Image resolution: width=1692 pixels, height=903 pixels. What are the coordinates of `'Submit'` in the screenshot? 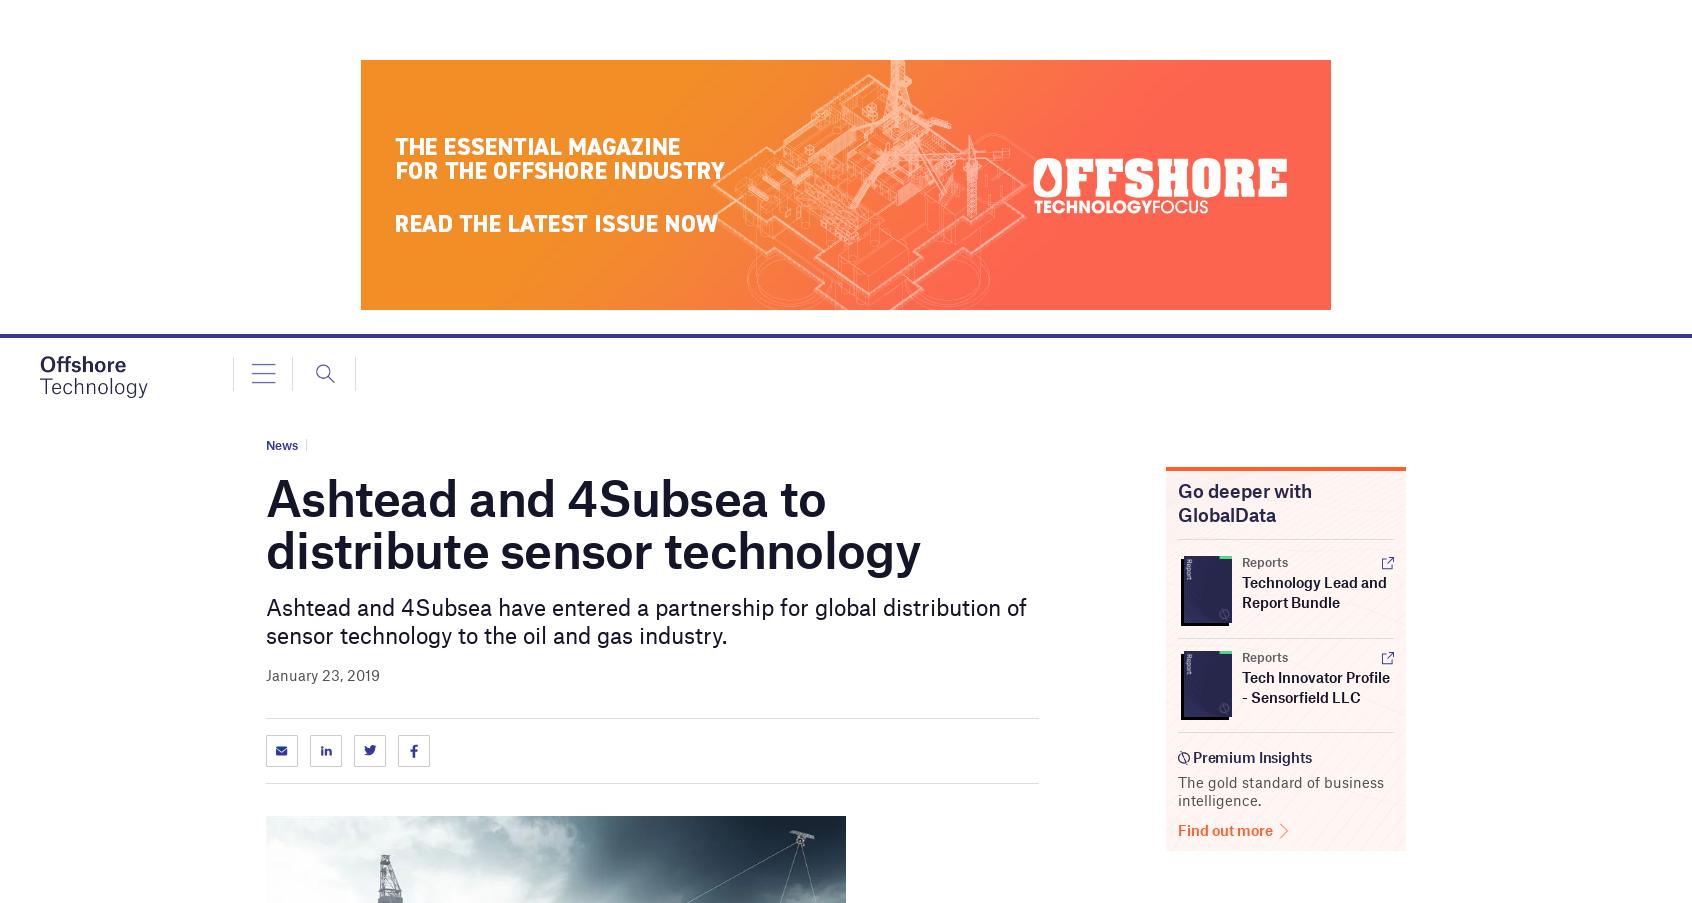 It's located at (879, 109).